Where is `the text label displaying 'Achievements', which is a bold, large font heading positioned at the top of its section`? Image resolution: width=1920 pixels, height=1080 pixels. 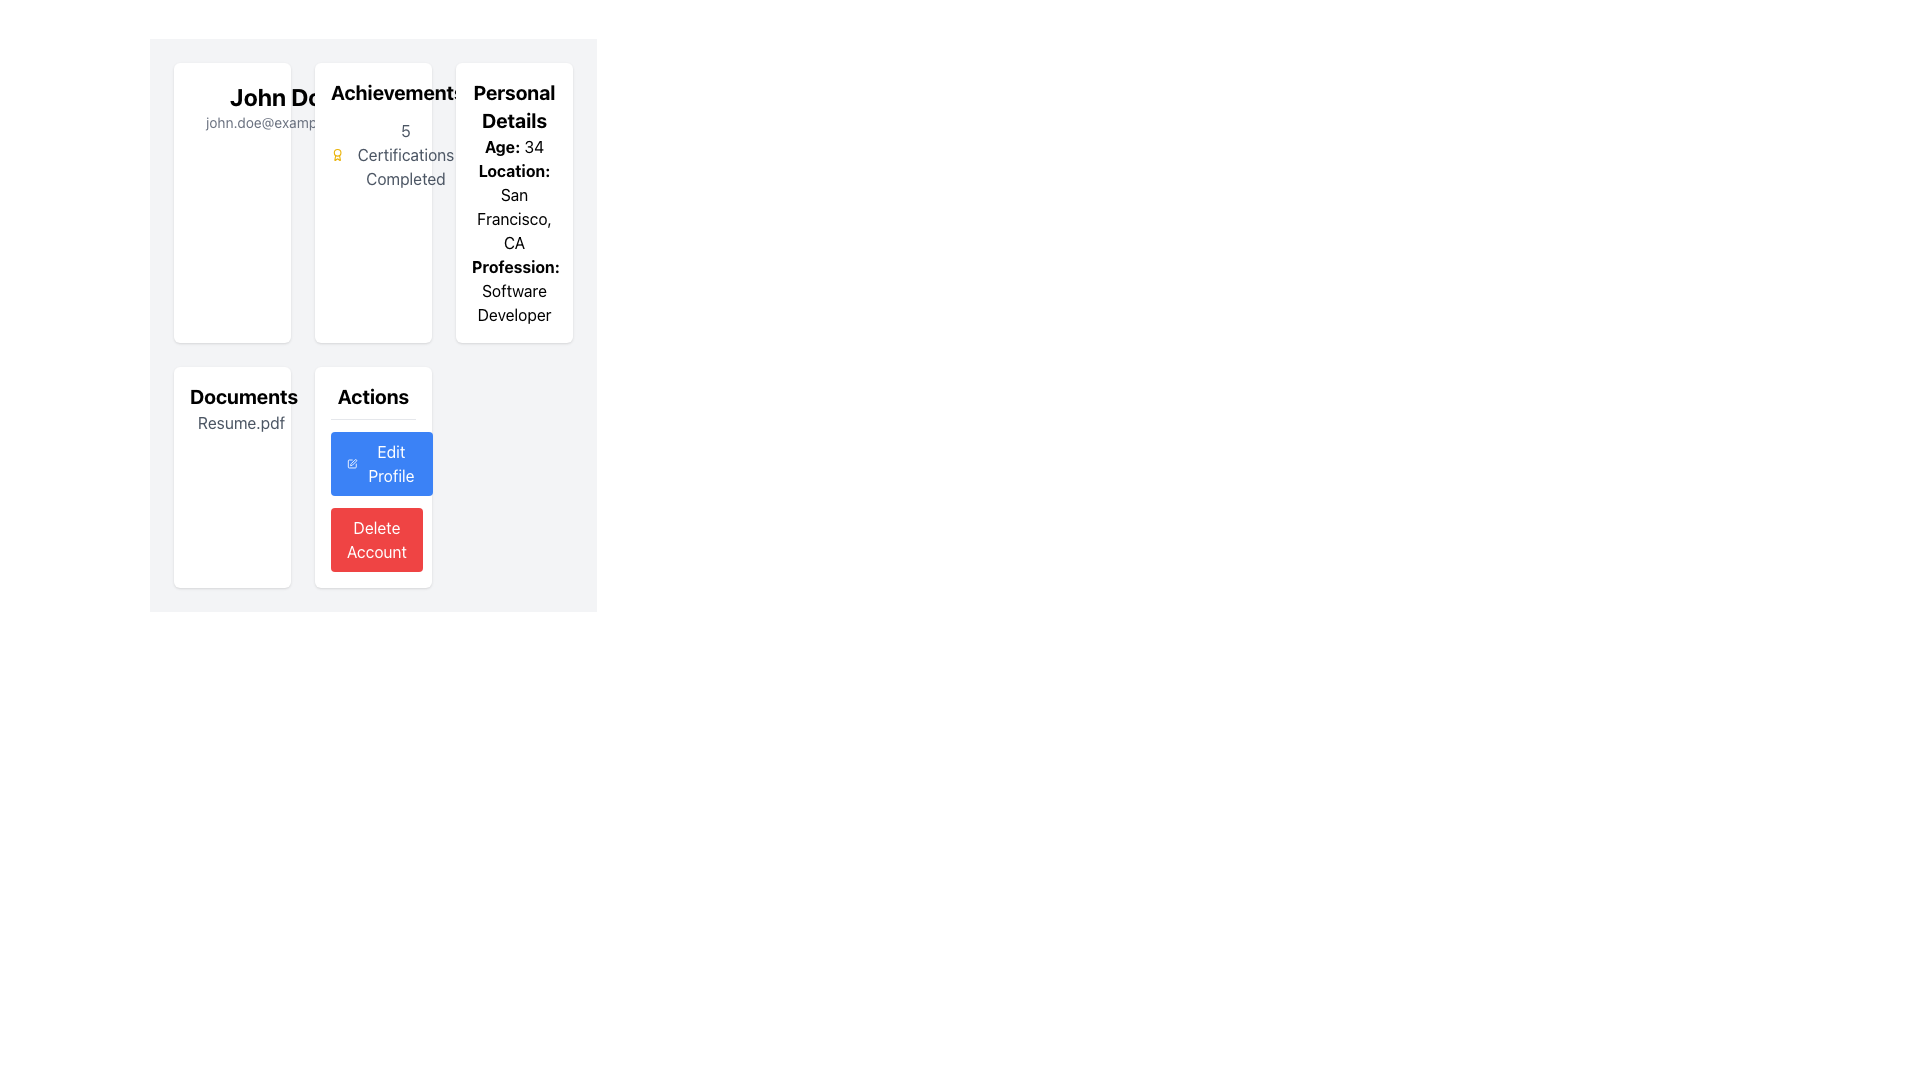
the text label displaying 'Achievements', which is a bold, large font heading positioned at the top of its section is located at coordinates (397, 92).